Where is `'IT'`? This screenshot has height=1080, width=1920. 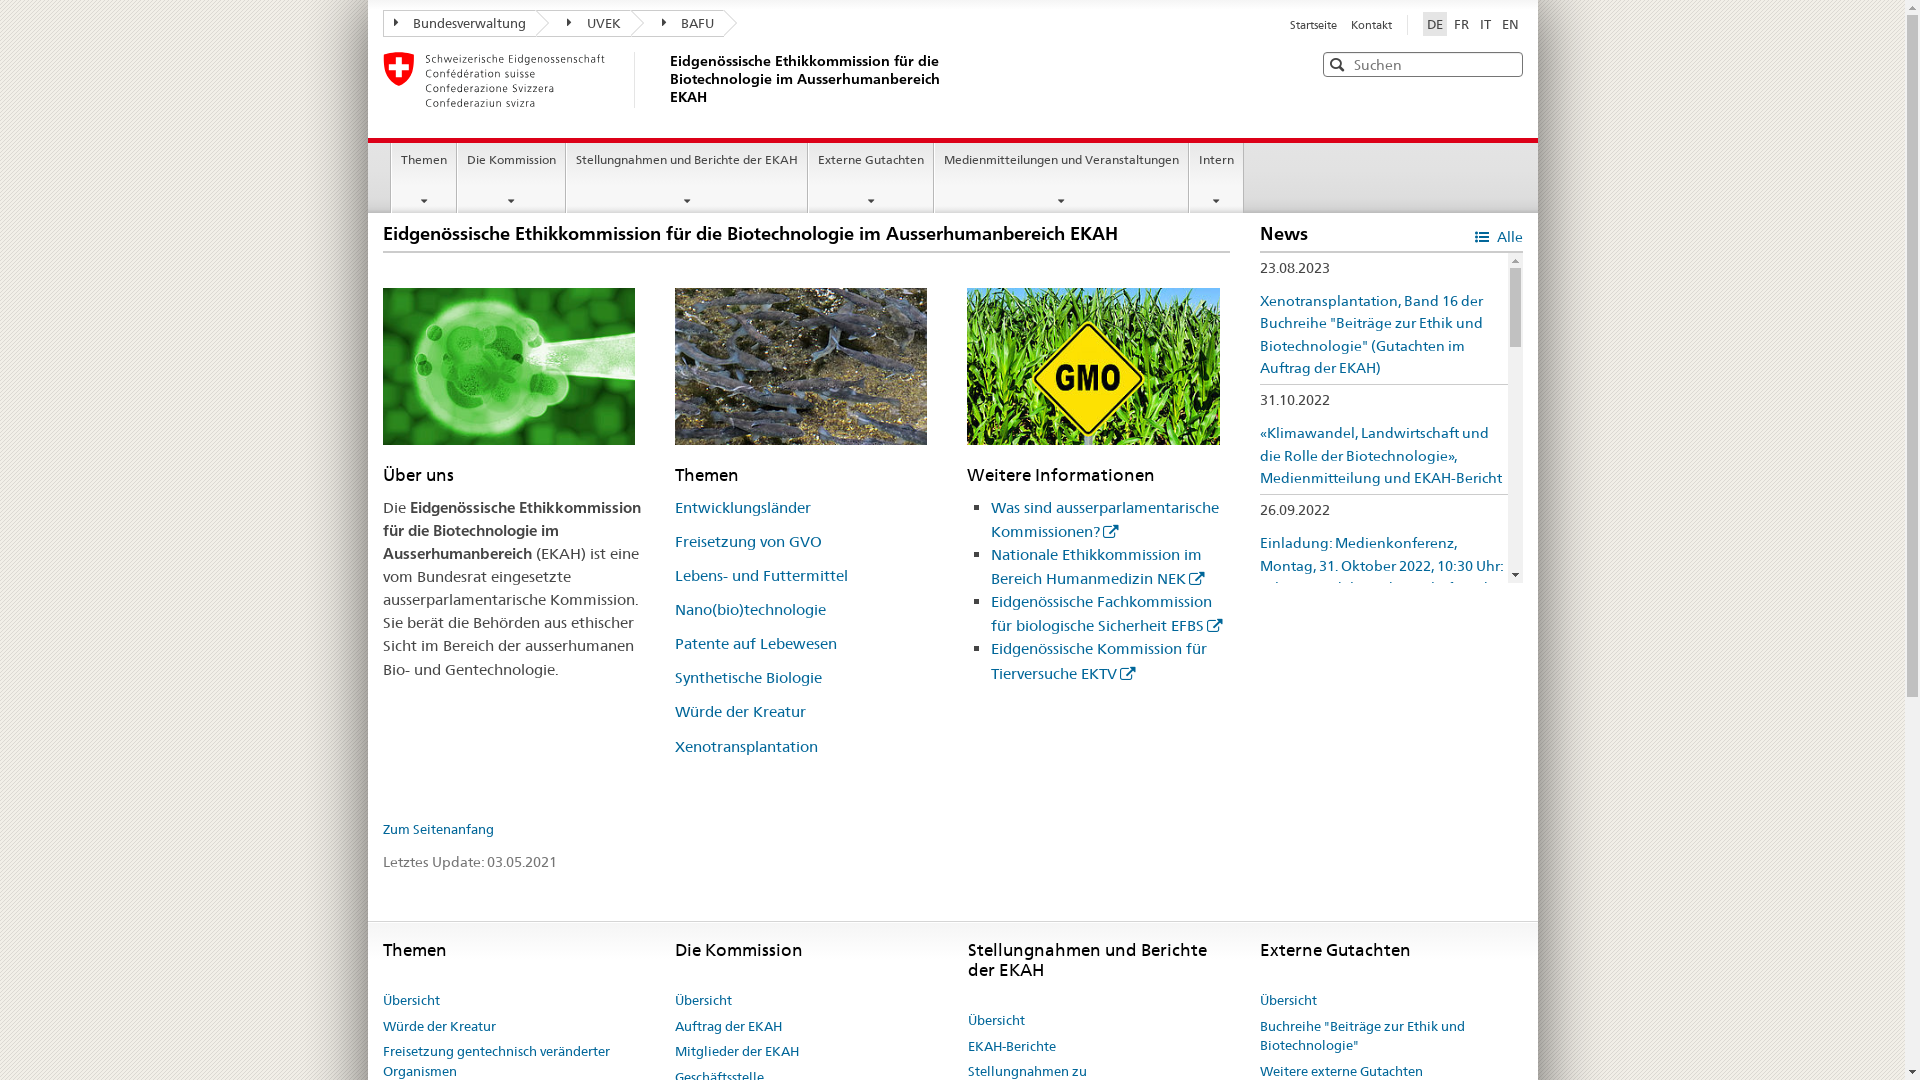 'IT' is located at coordinates (1485, 23).